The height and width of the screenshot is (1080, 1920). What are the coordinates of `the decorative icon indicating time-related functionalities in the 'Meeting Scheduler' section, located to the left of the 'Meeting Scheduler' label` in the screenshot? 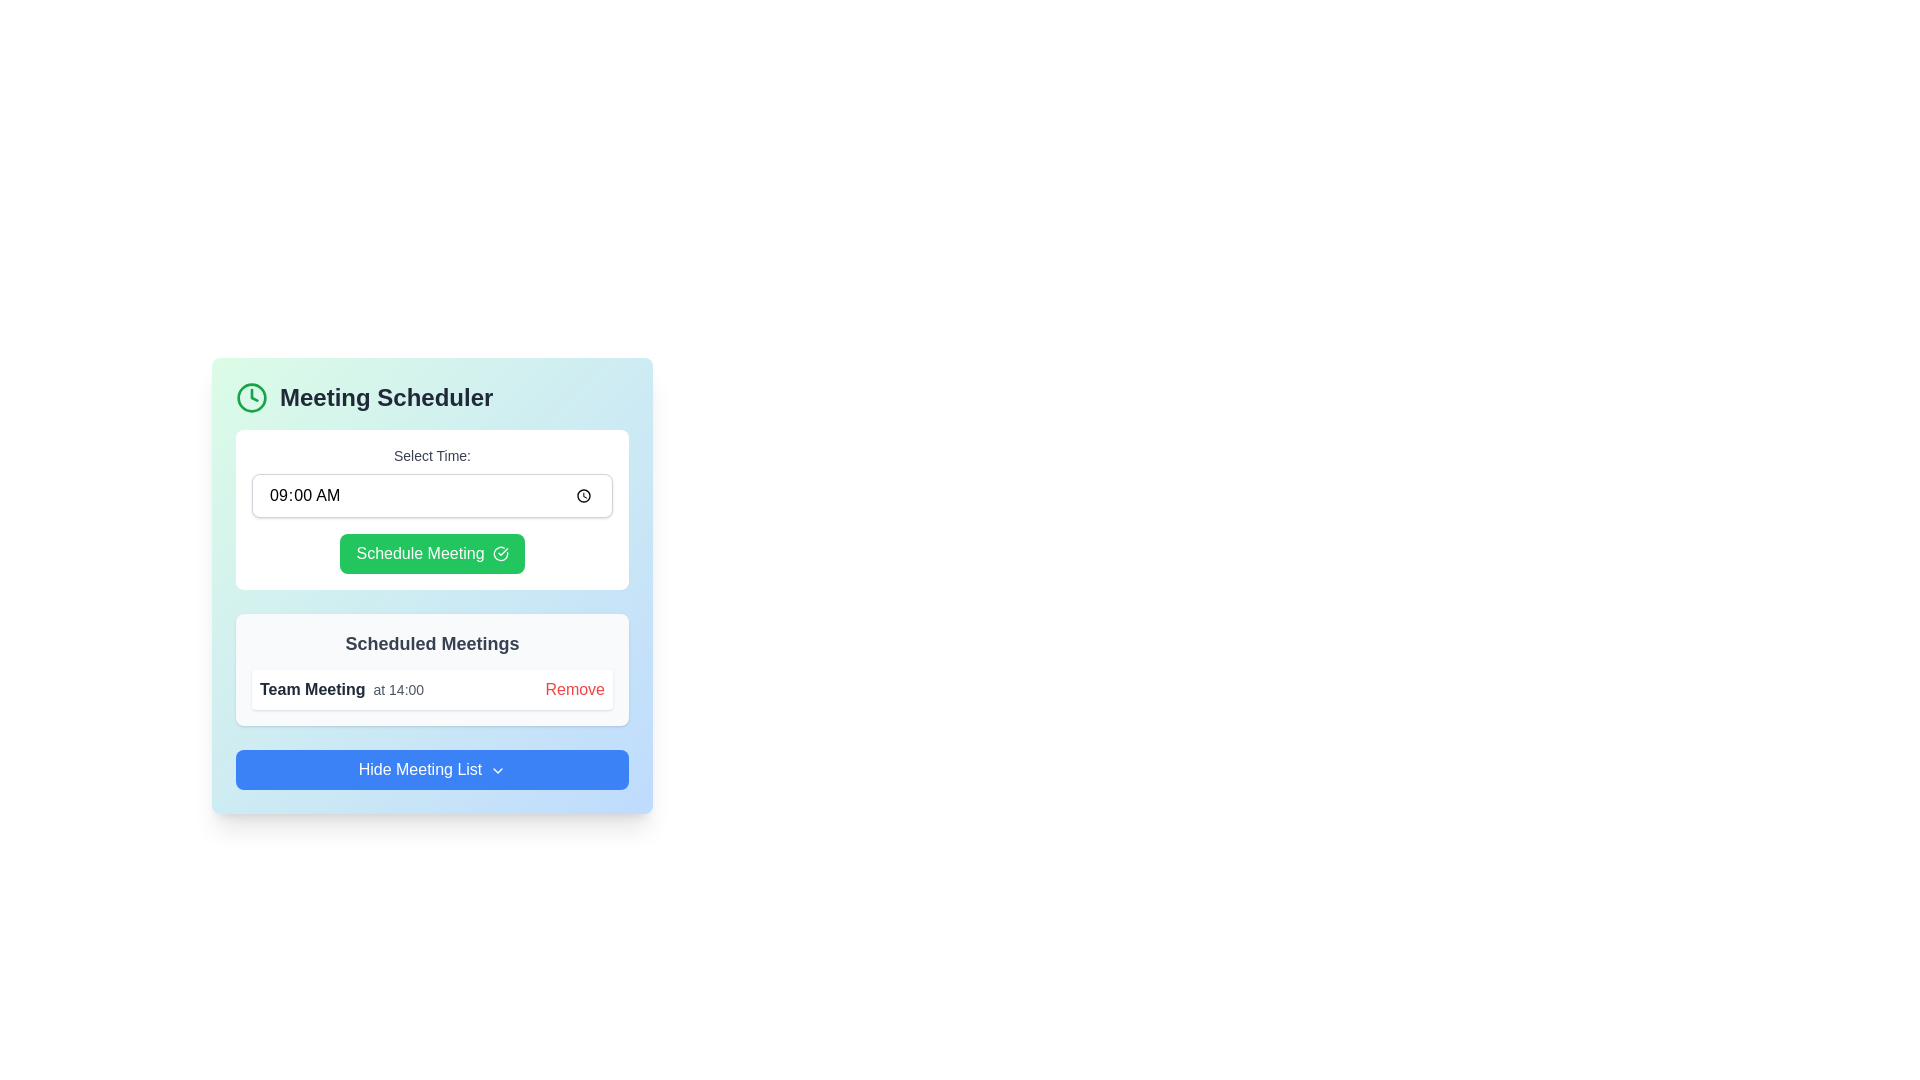 It's located at (251, 397).